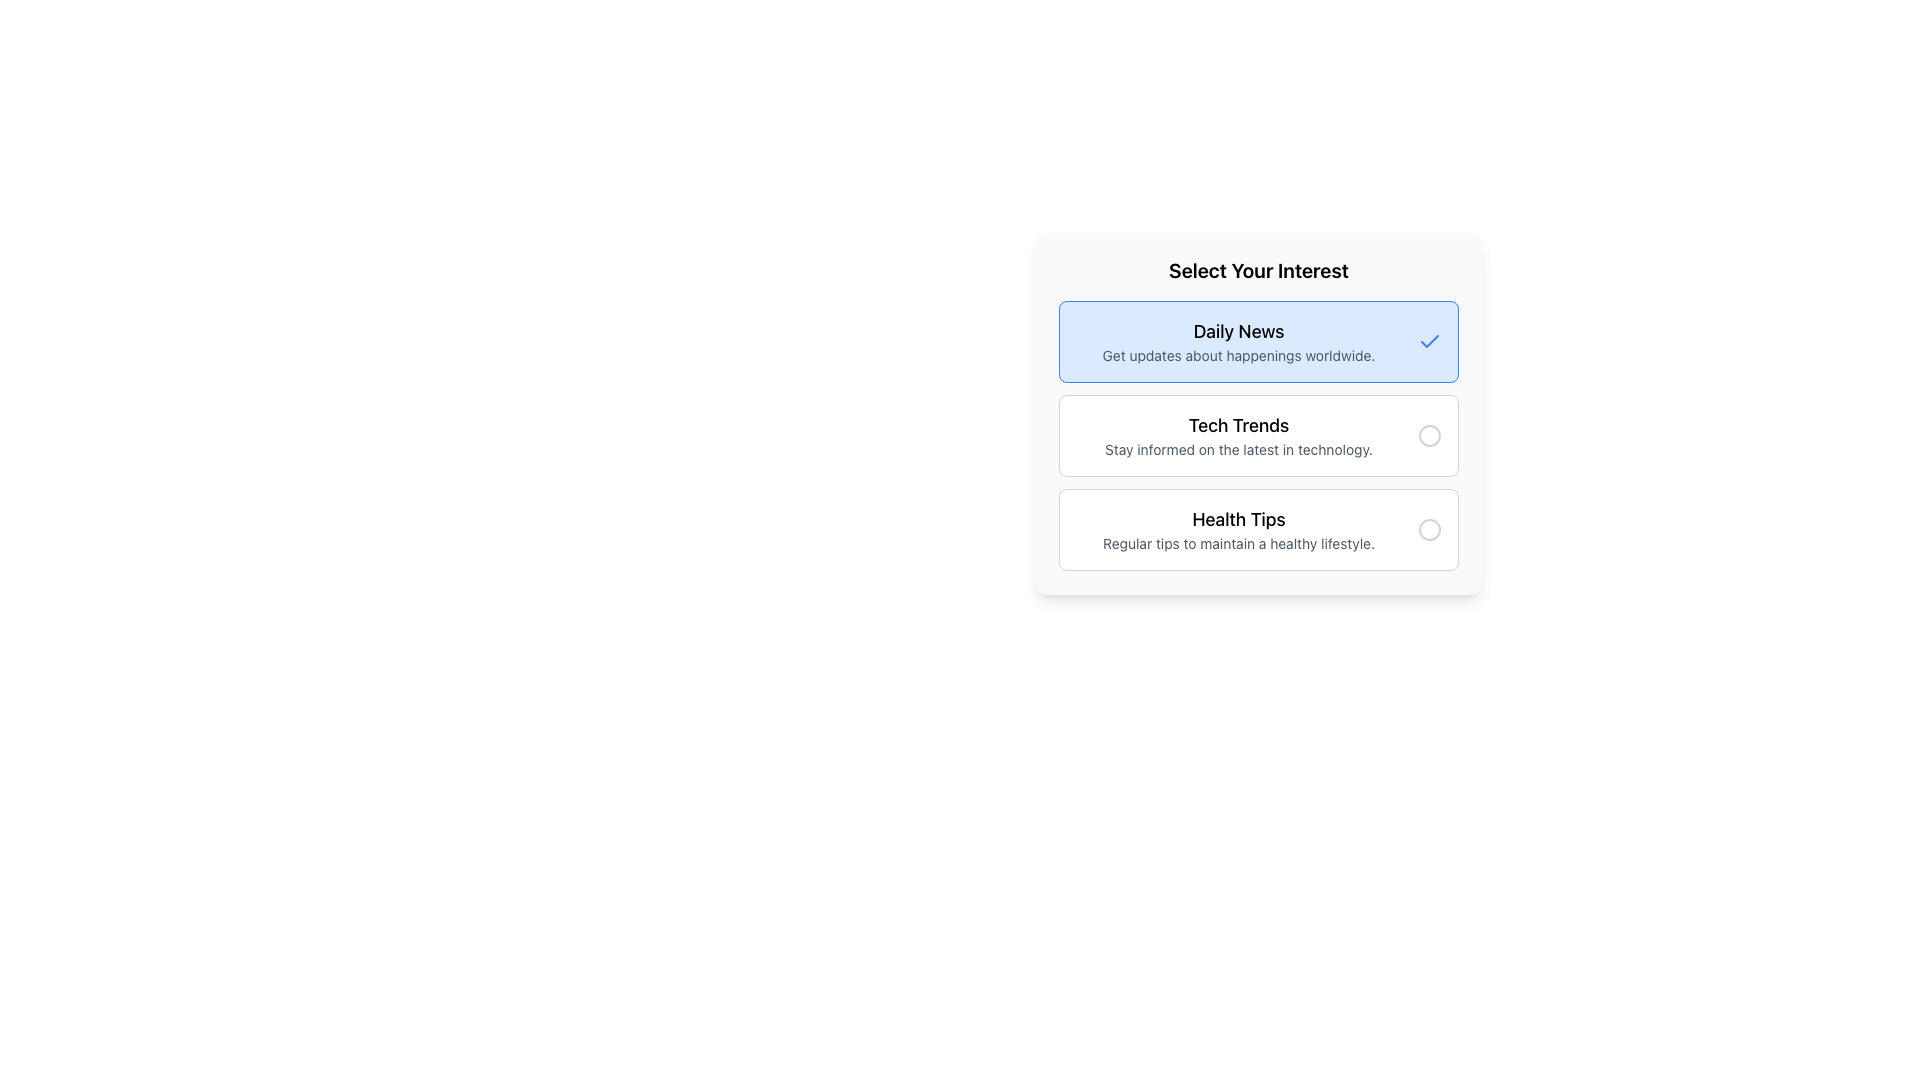  Describe the element at coordinates (1429, 528) in the screenshot. I see `the 'Health Tips' radio button, which is the third option in the 'Select Your Interest' section` at that location.